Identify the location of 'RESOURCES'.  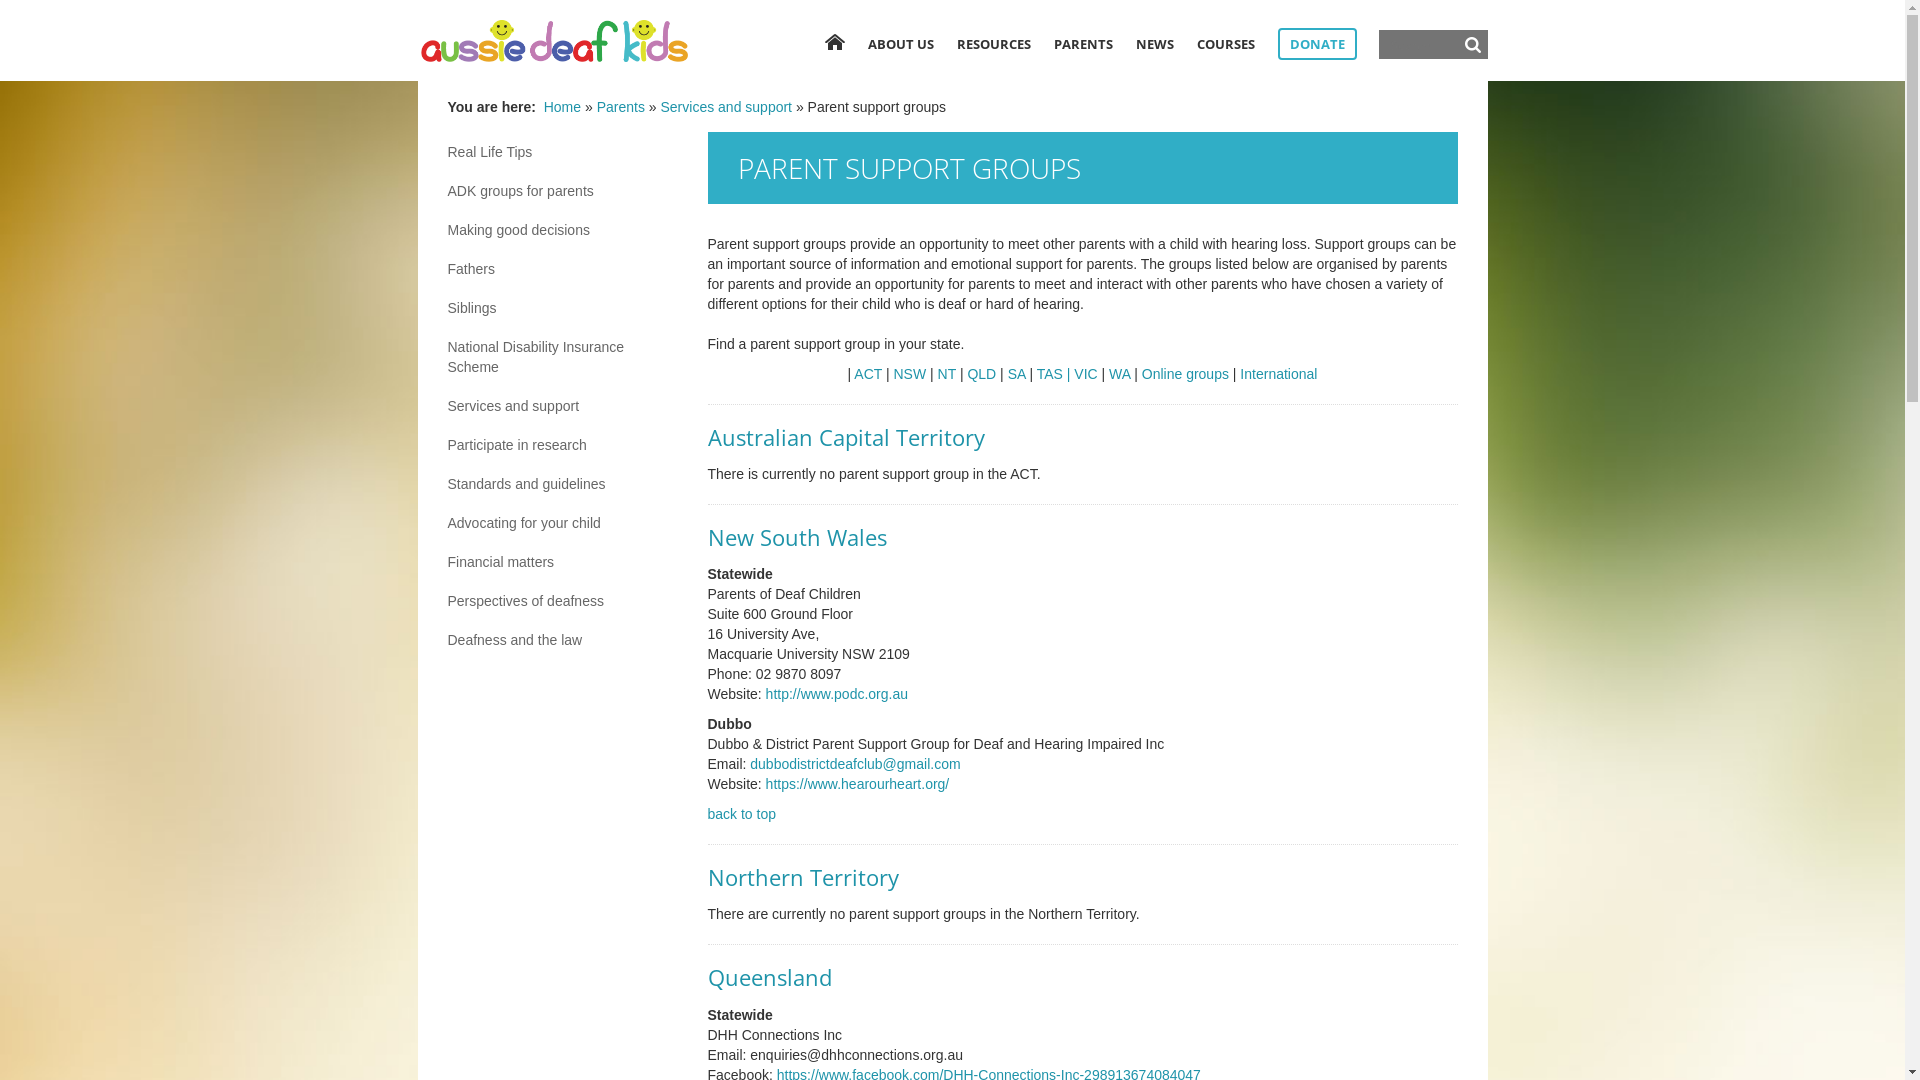
(954, 43).